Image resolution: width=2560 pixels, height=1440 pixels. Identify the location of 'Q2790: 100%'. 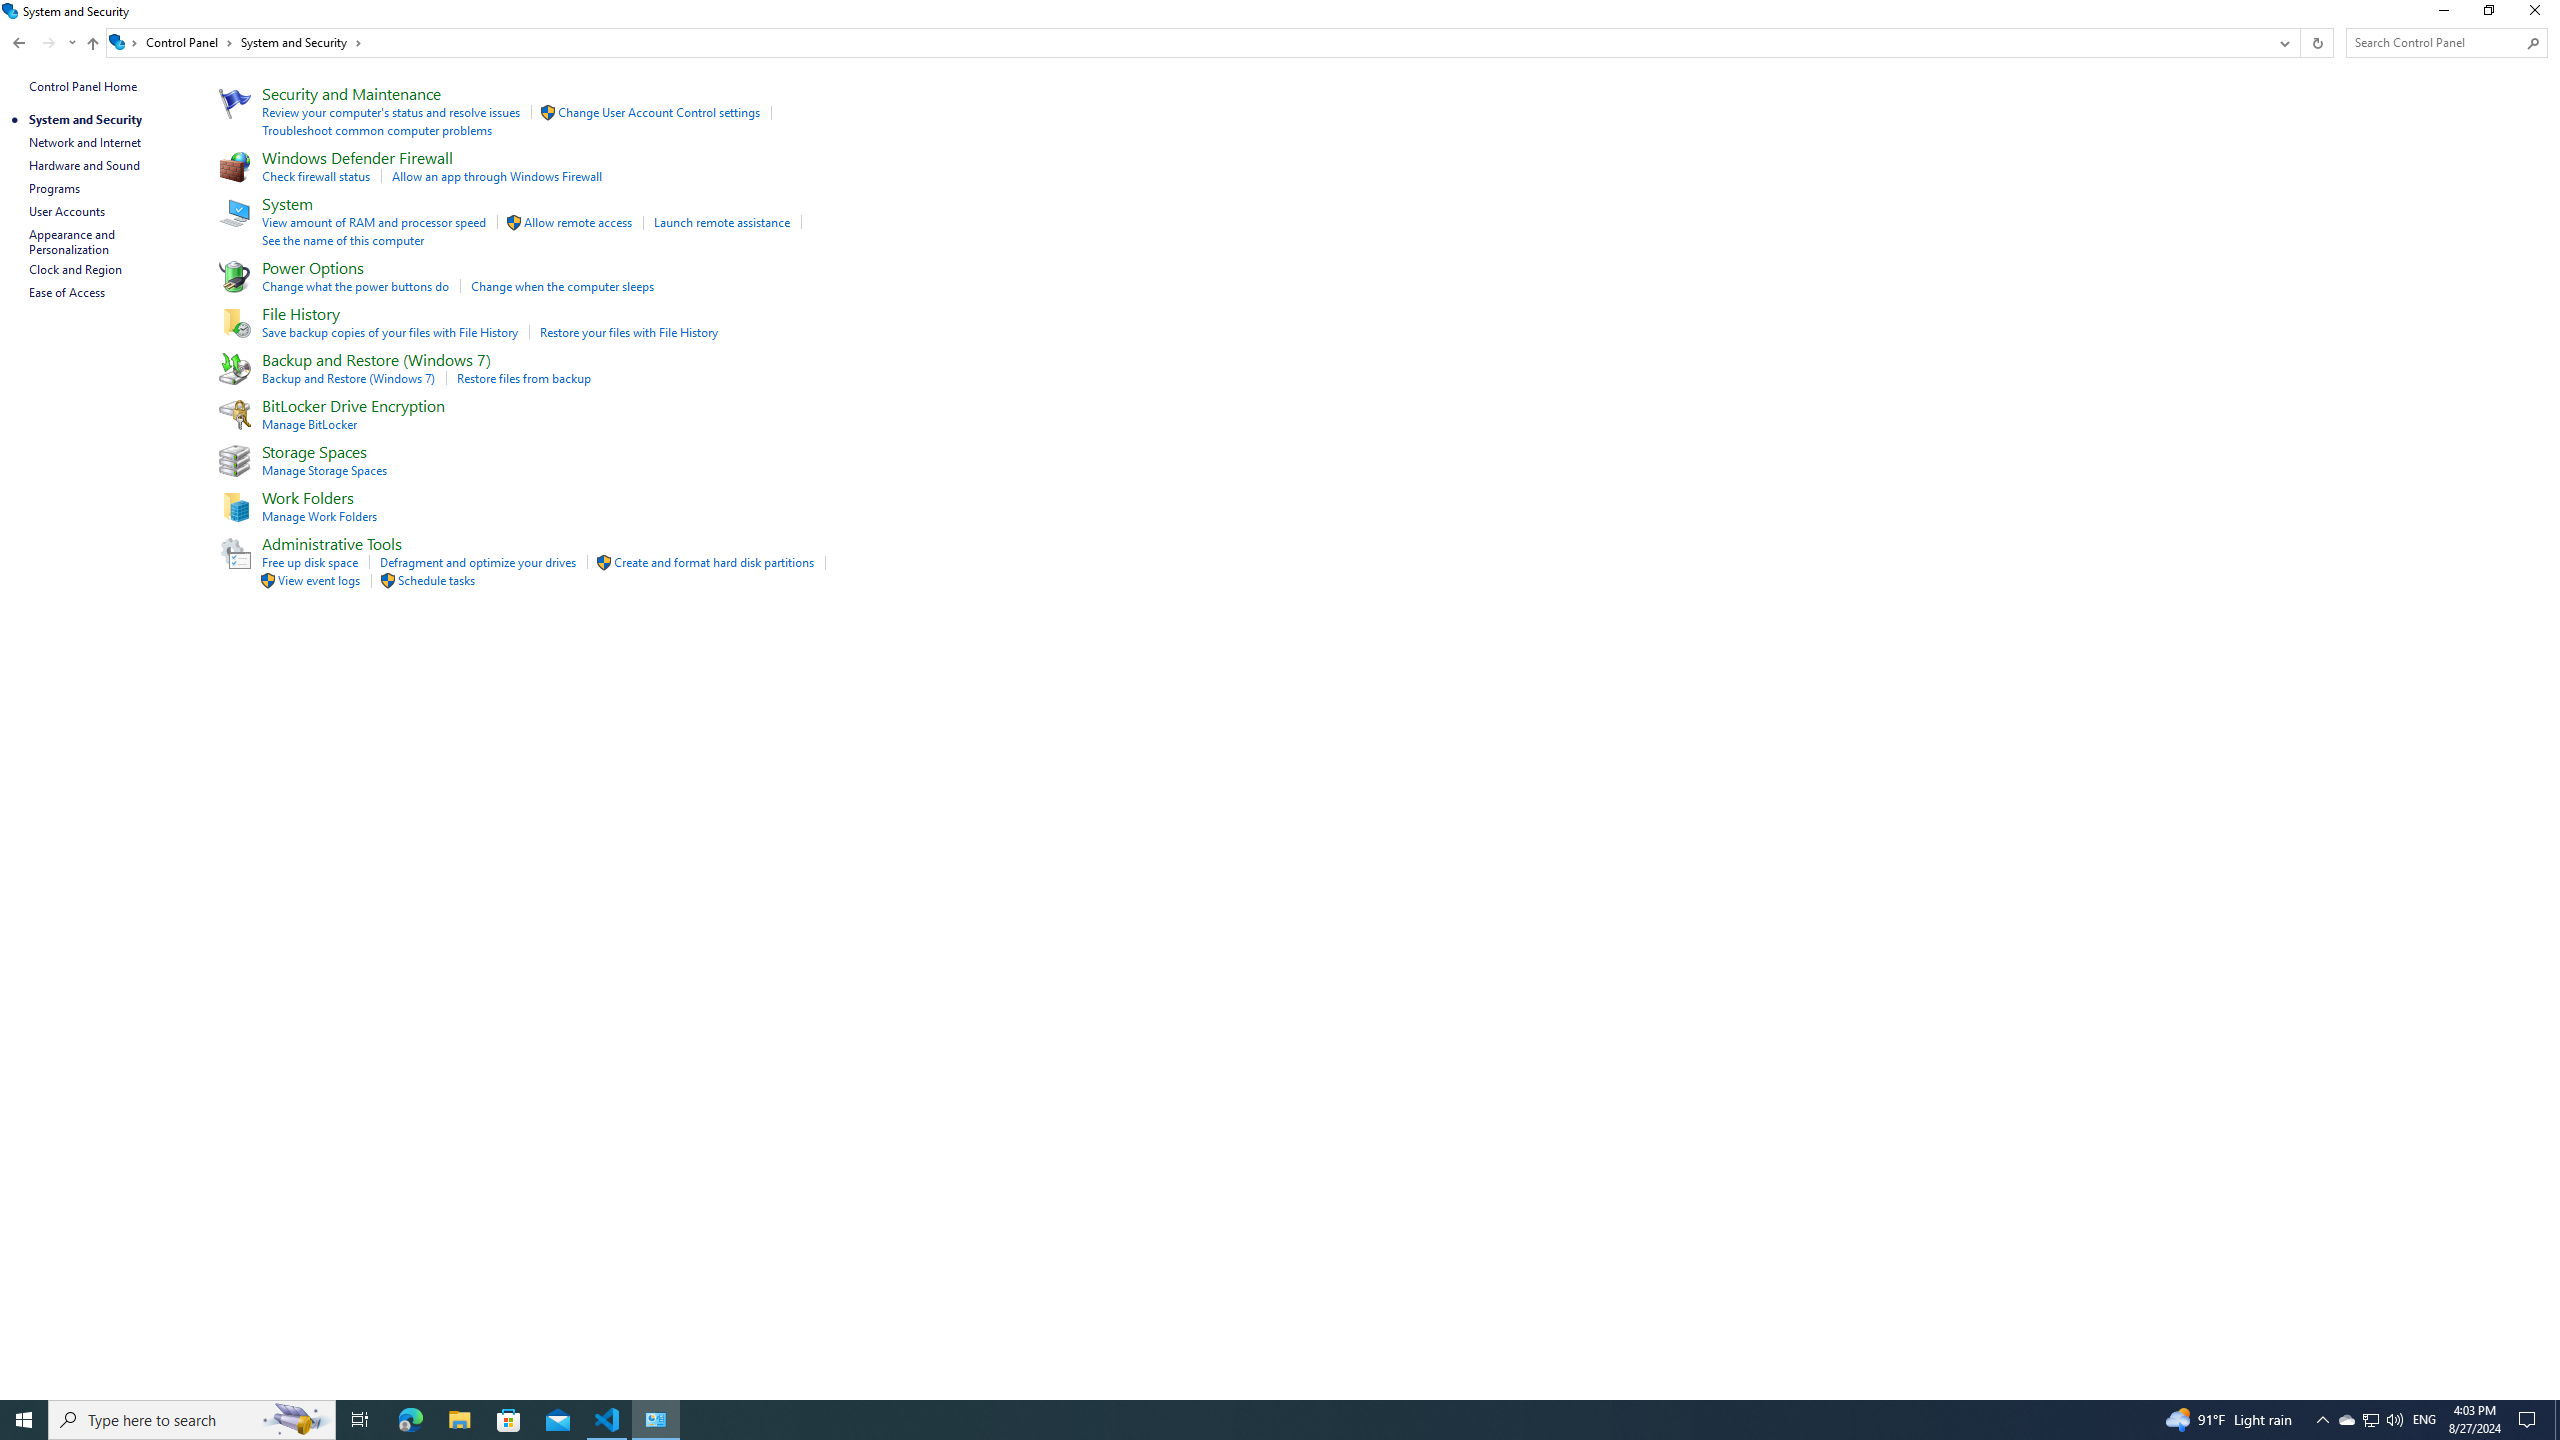
(2393, 1418).